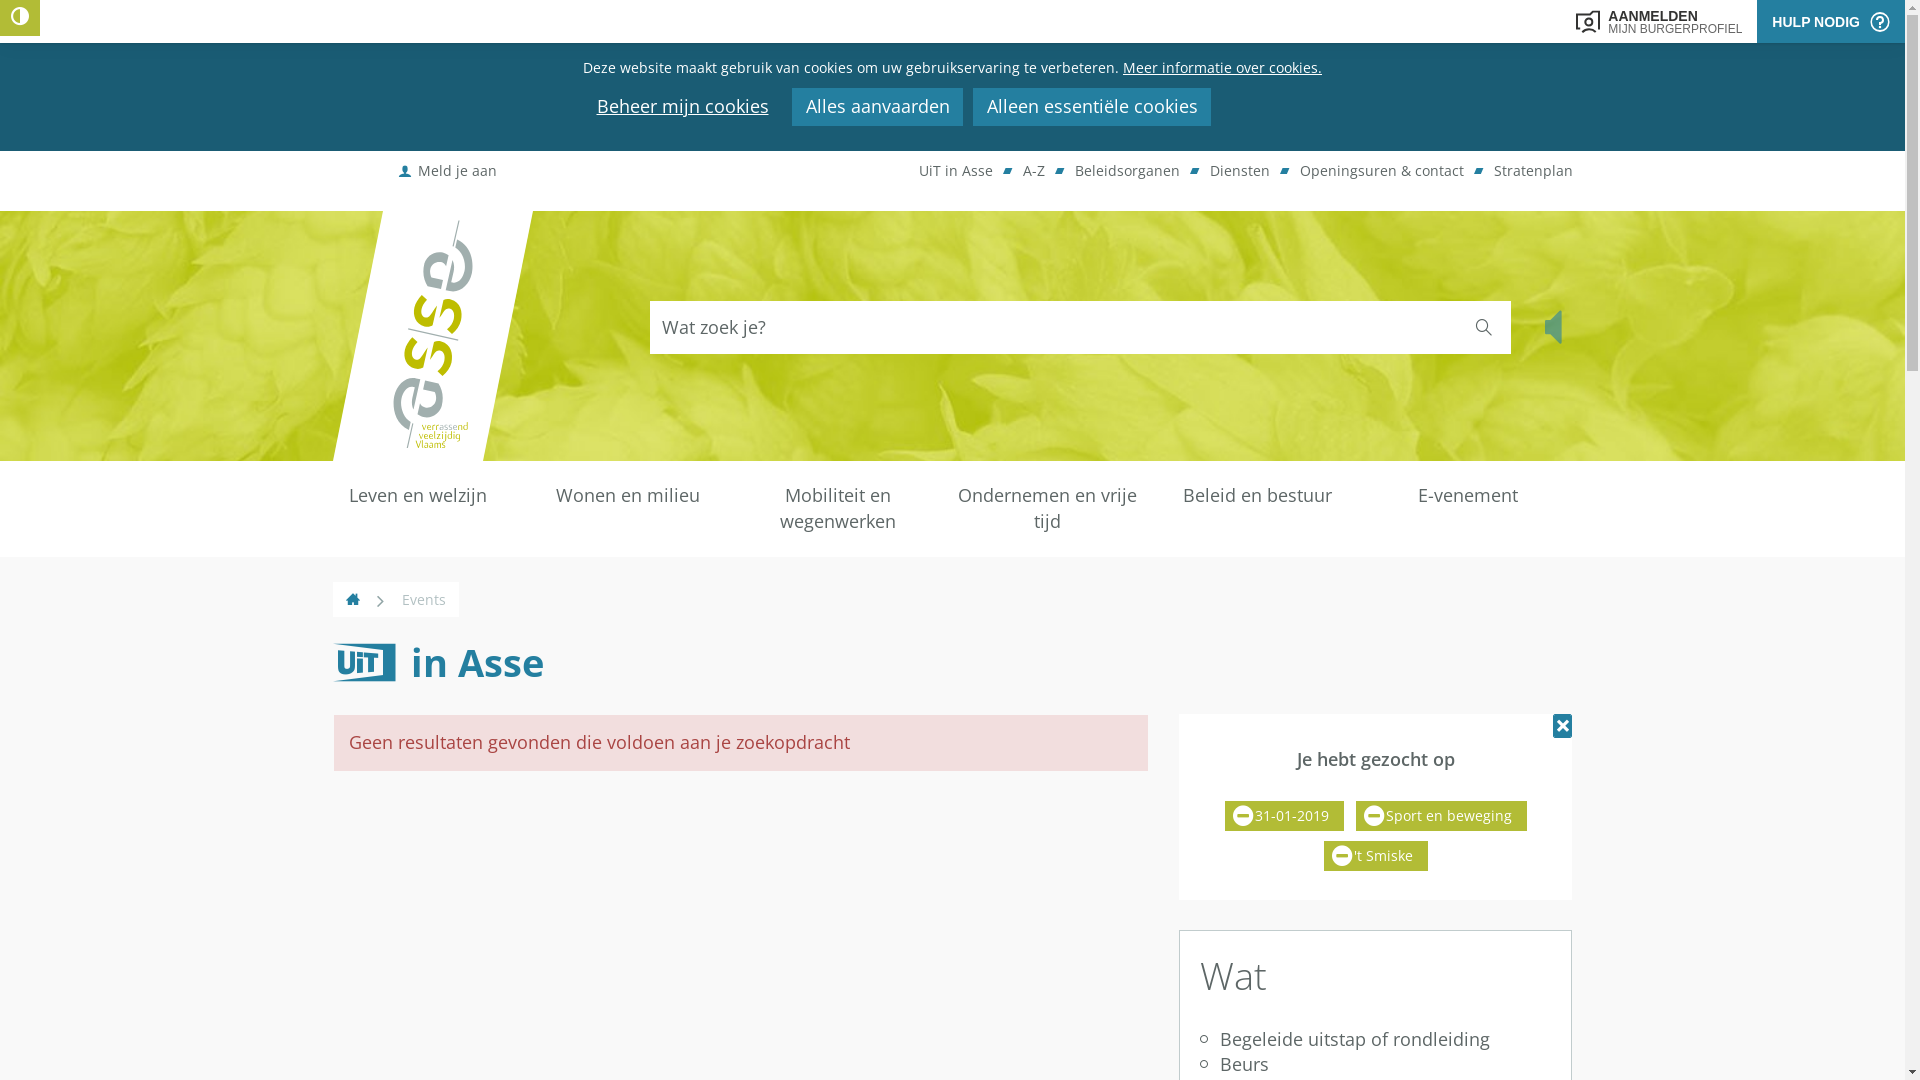 The image size is (1920, 1080). I want to click on 'Zoek', so click(1484, 326).